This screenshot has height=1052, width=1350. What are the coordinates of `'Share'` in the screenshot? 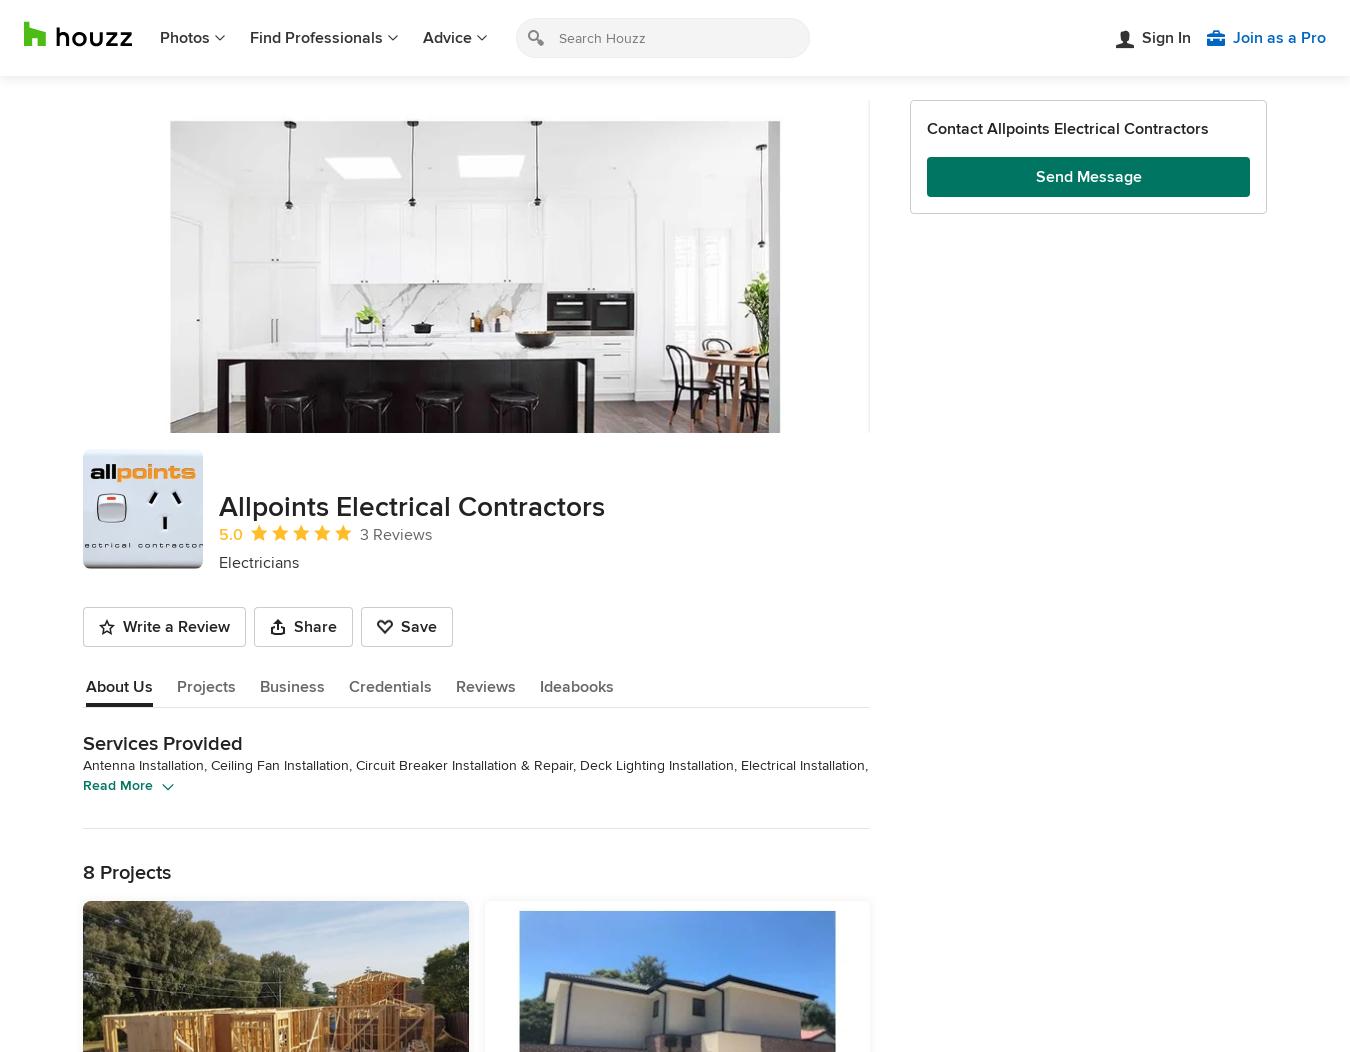 It's located at (314, 626).